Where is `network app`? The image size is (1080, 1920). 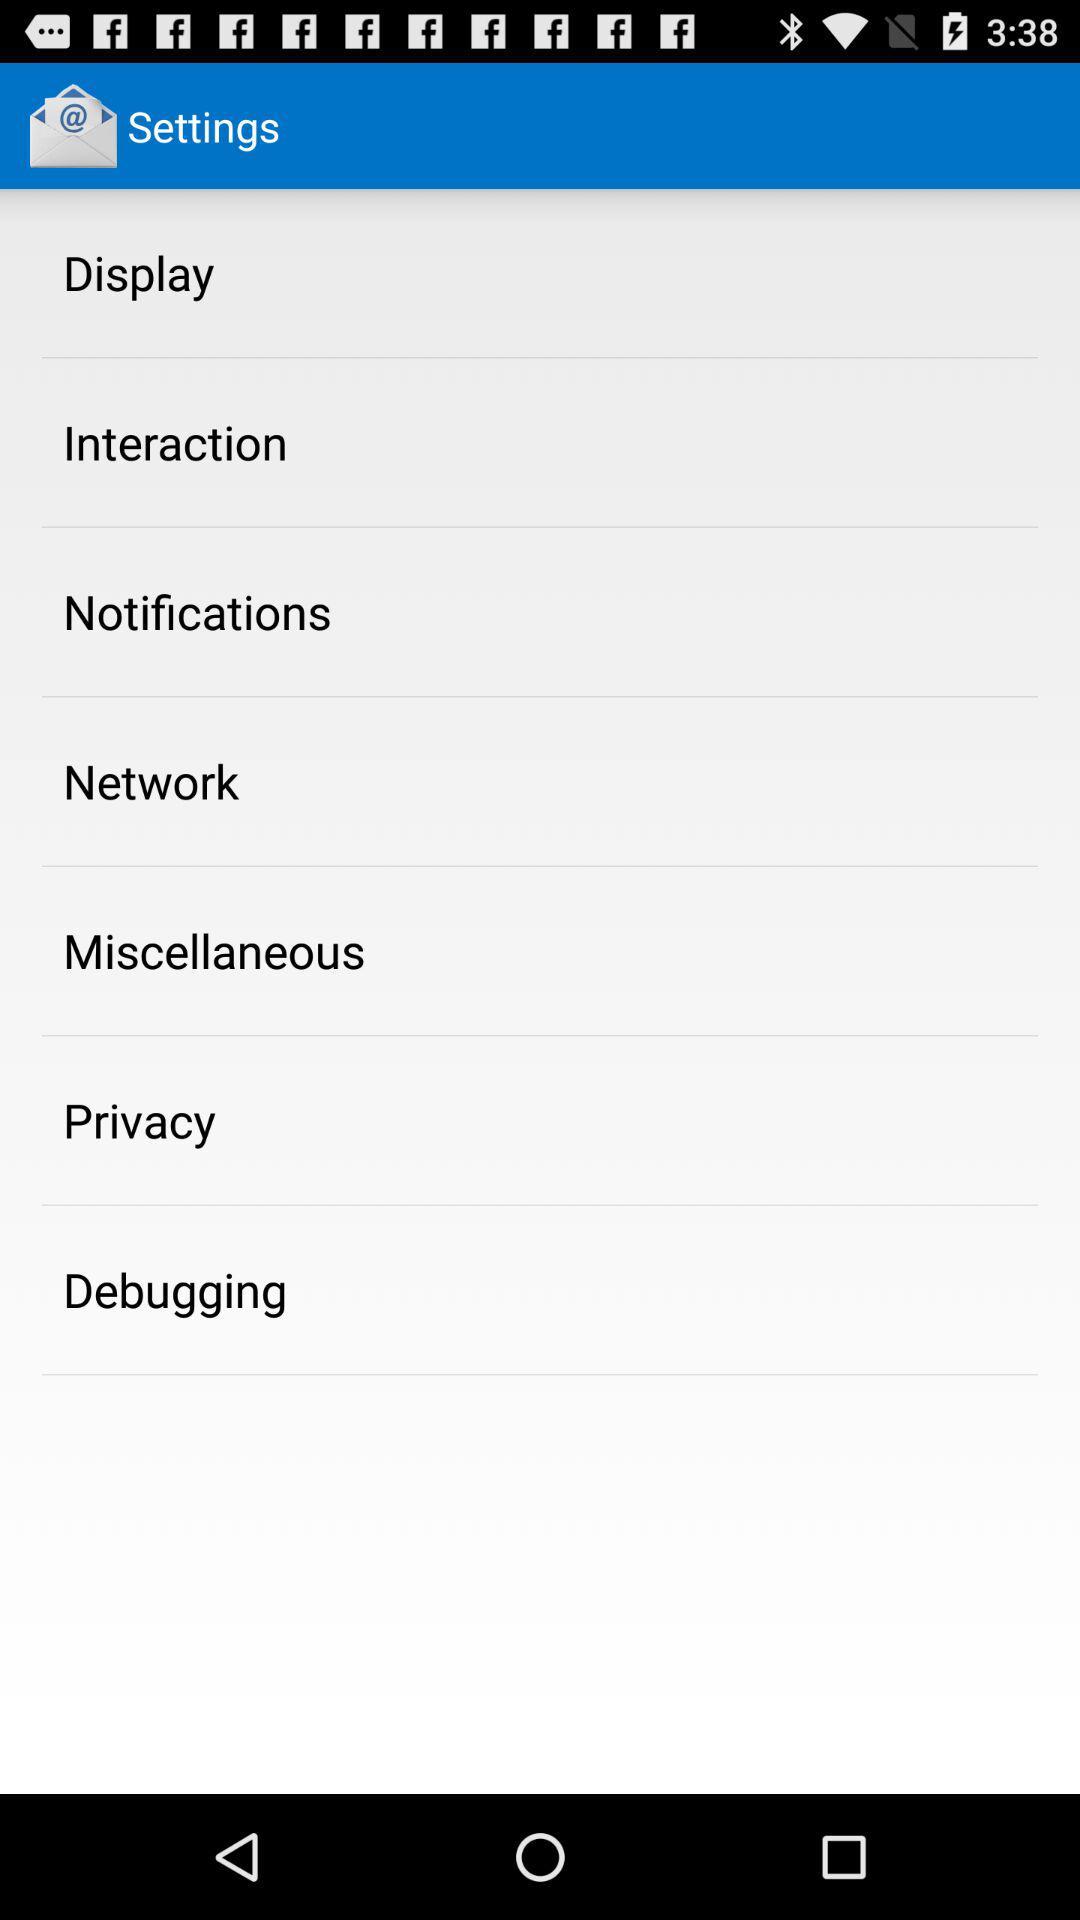
network app is located at coordinates (150, 780).